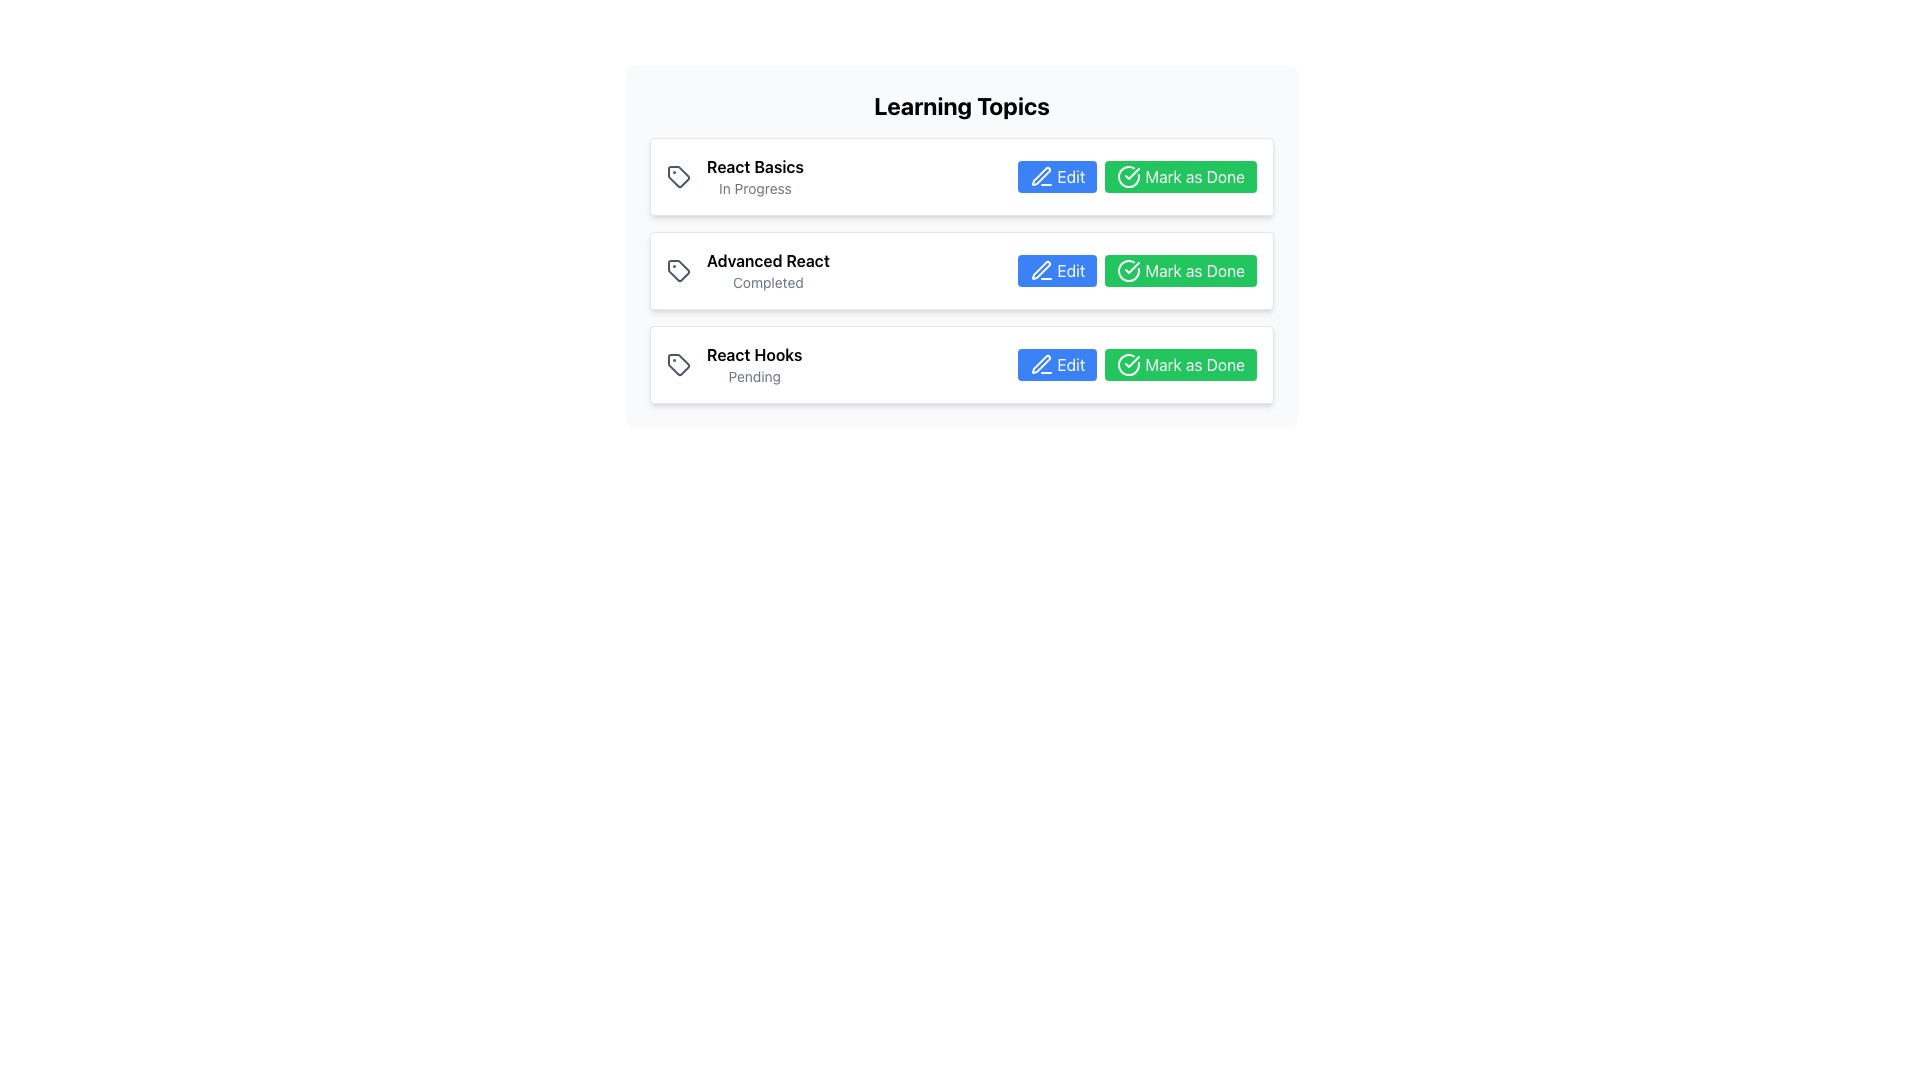 The image size is (1920, 1080). Describe the element at coordinates (1137, 270) in the screenshot. I see `the 'Edit' button on the composite UI element for the learning topic labeled 'Advanced React'` at that location.